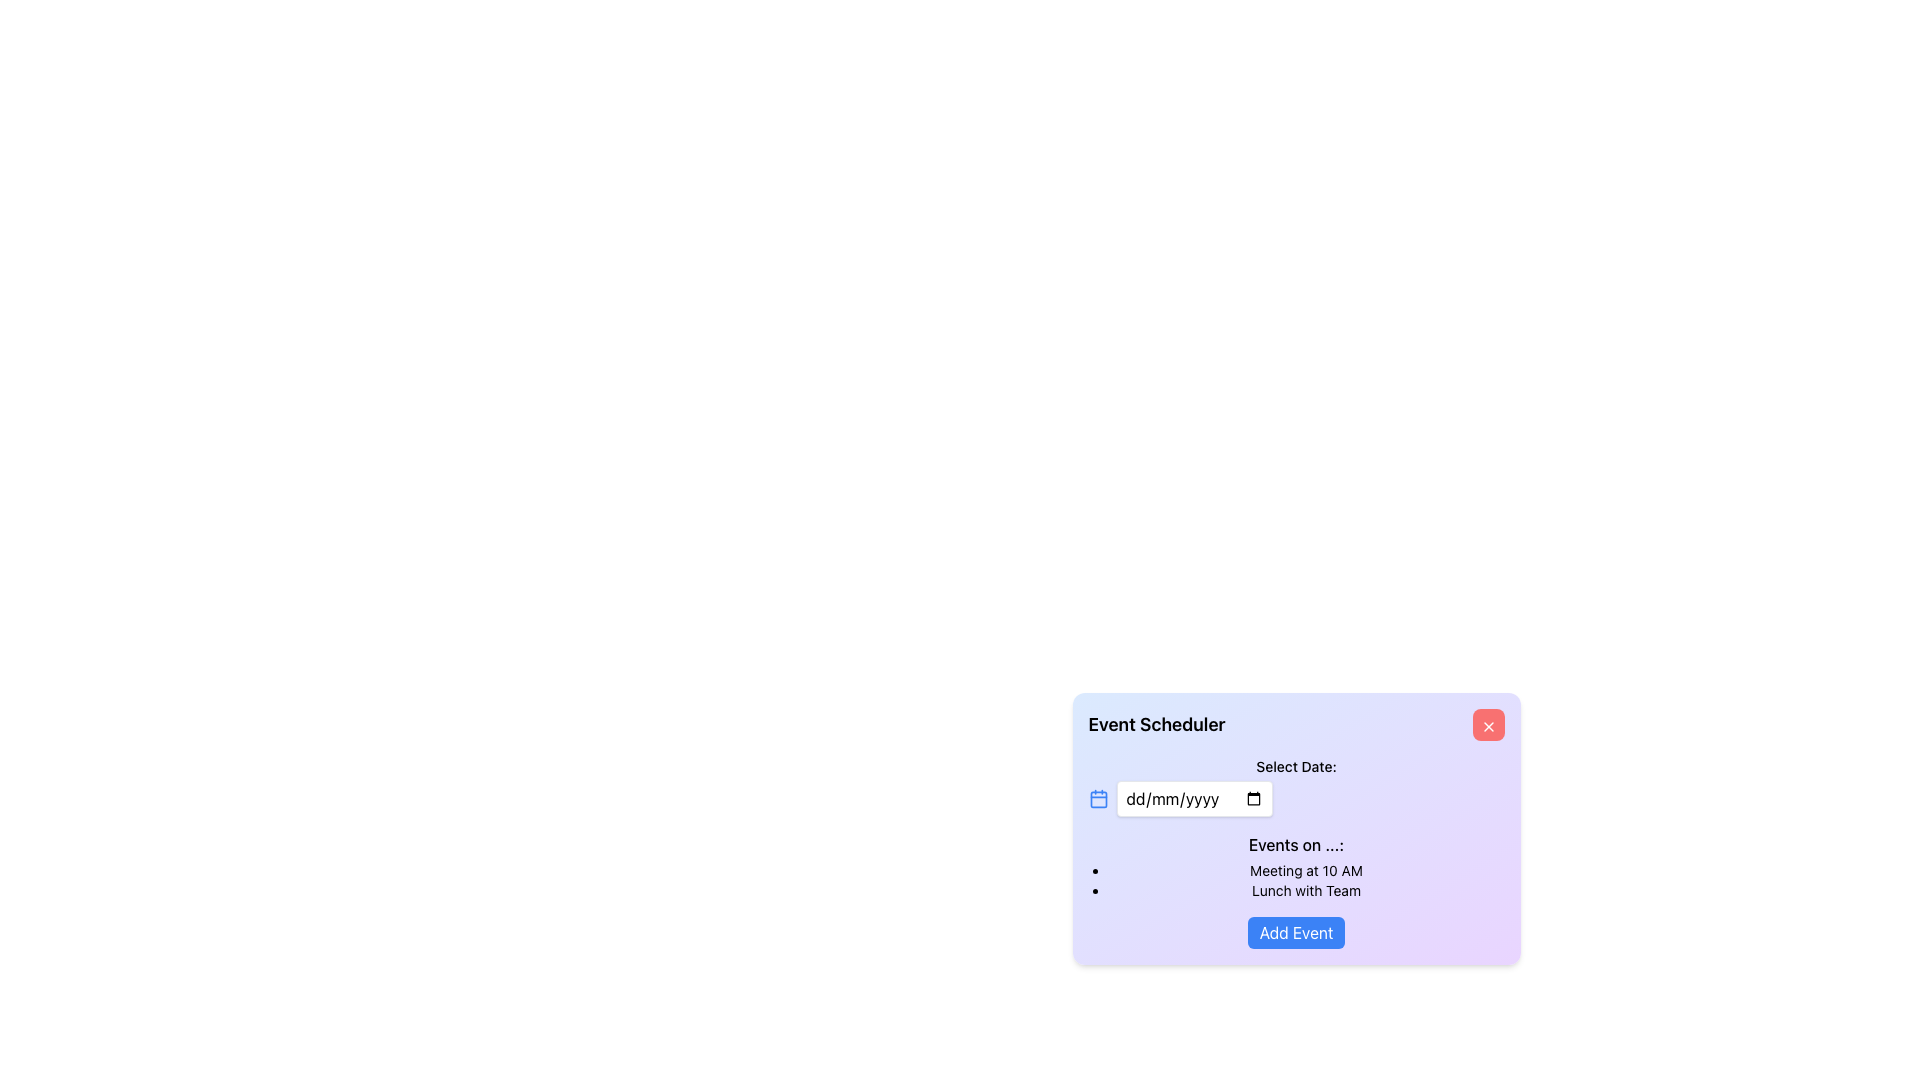 The width and height of the screenshot is (1920, 1080). Describe the element at coordinates (1296, 866) in the screenshot. I see `the informational Text Section in the 'Event Scheduler' dialog box, positioned below the 'Select Date:' field and above the 'Add Event' button` at that location.